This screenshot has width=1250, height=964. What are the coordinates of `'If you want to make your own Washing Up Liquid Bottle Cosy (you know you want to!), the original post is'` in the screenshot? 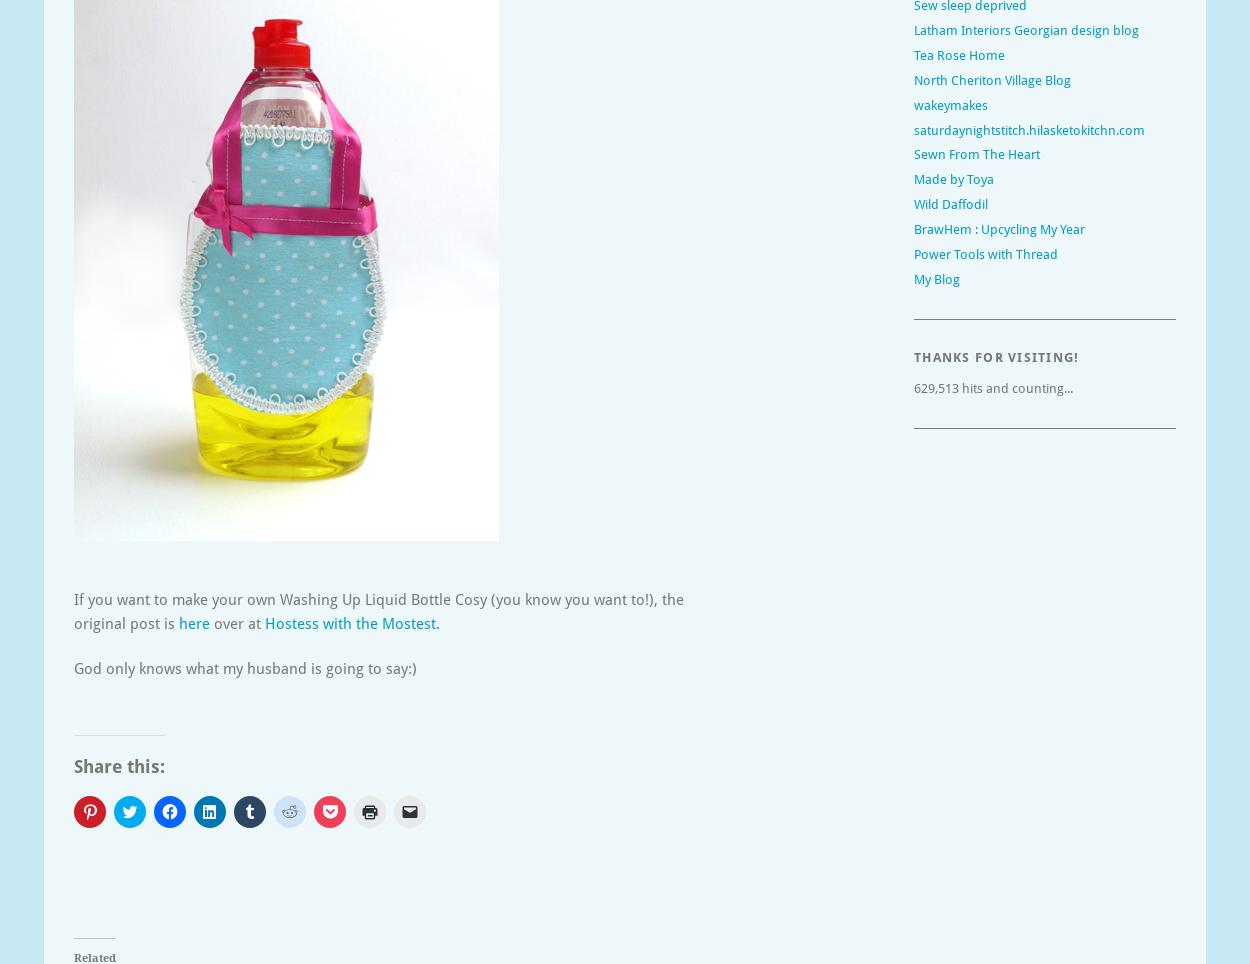 It's located at (379, 612).